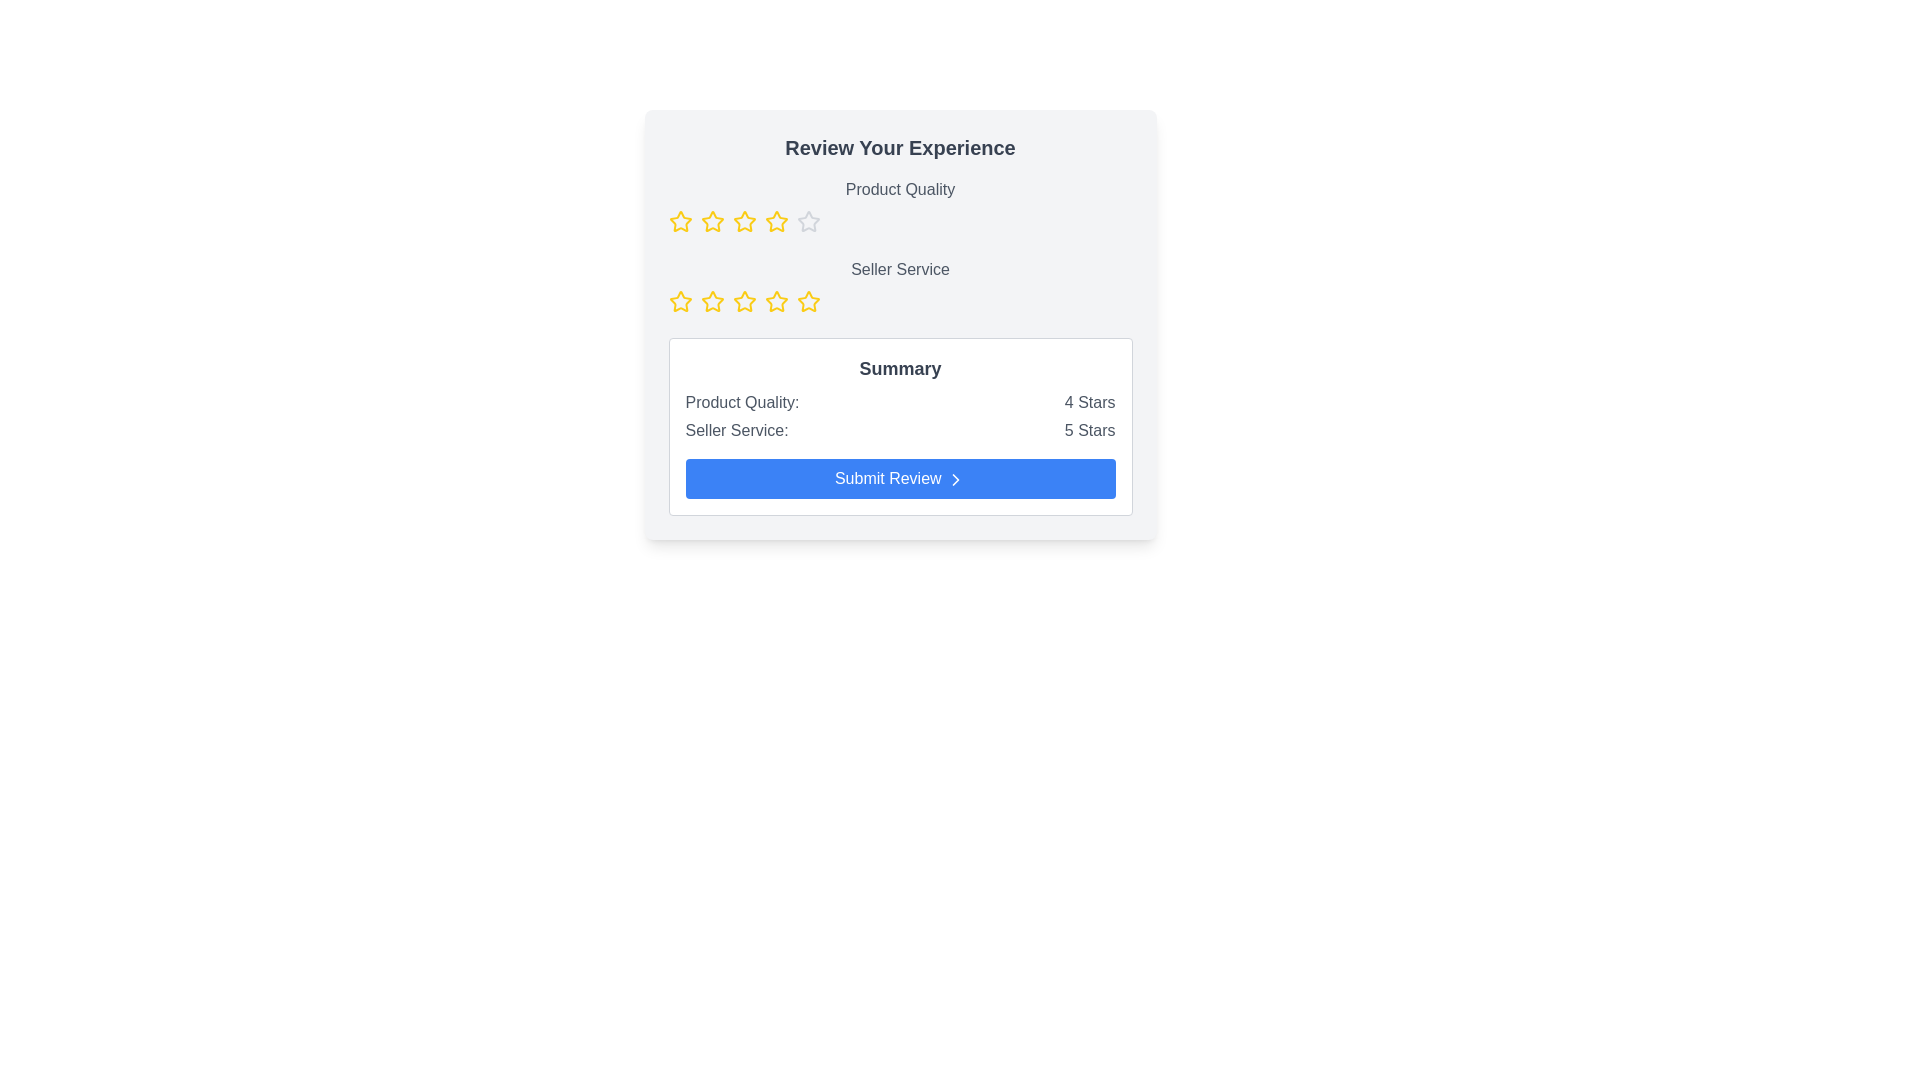  I want to click on the yellow star-shaped icon used for rating purposes, which is the second star in a row of five stars under the 'Product Quality' label, so click(712, 221).